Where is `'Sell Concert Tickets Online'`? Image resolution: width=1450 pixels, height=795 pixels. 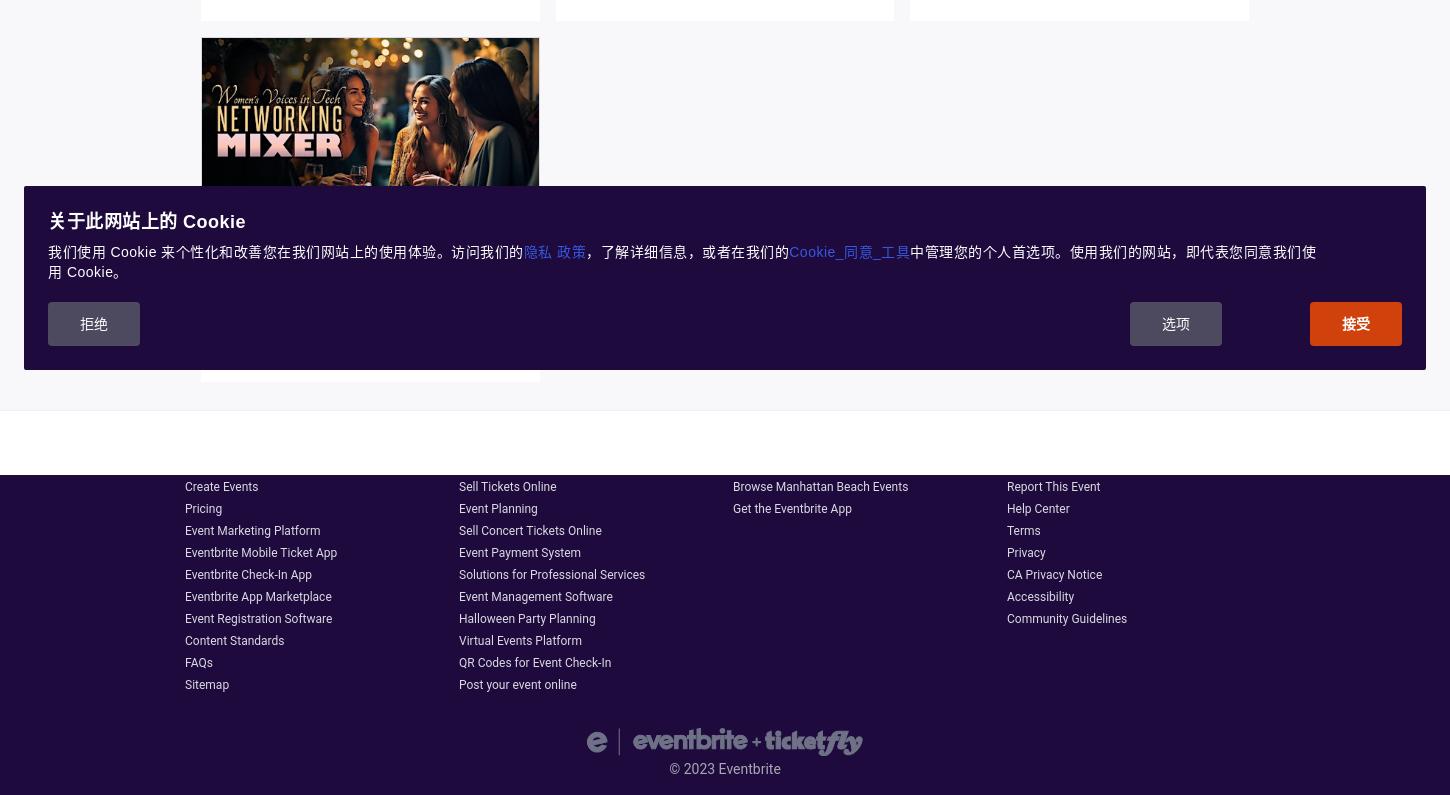
'Sell Concert Tickets Online' is located at coordinates (529, 529).